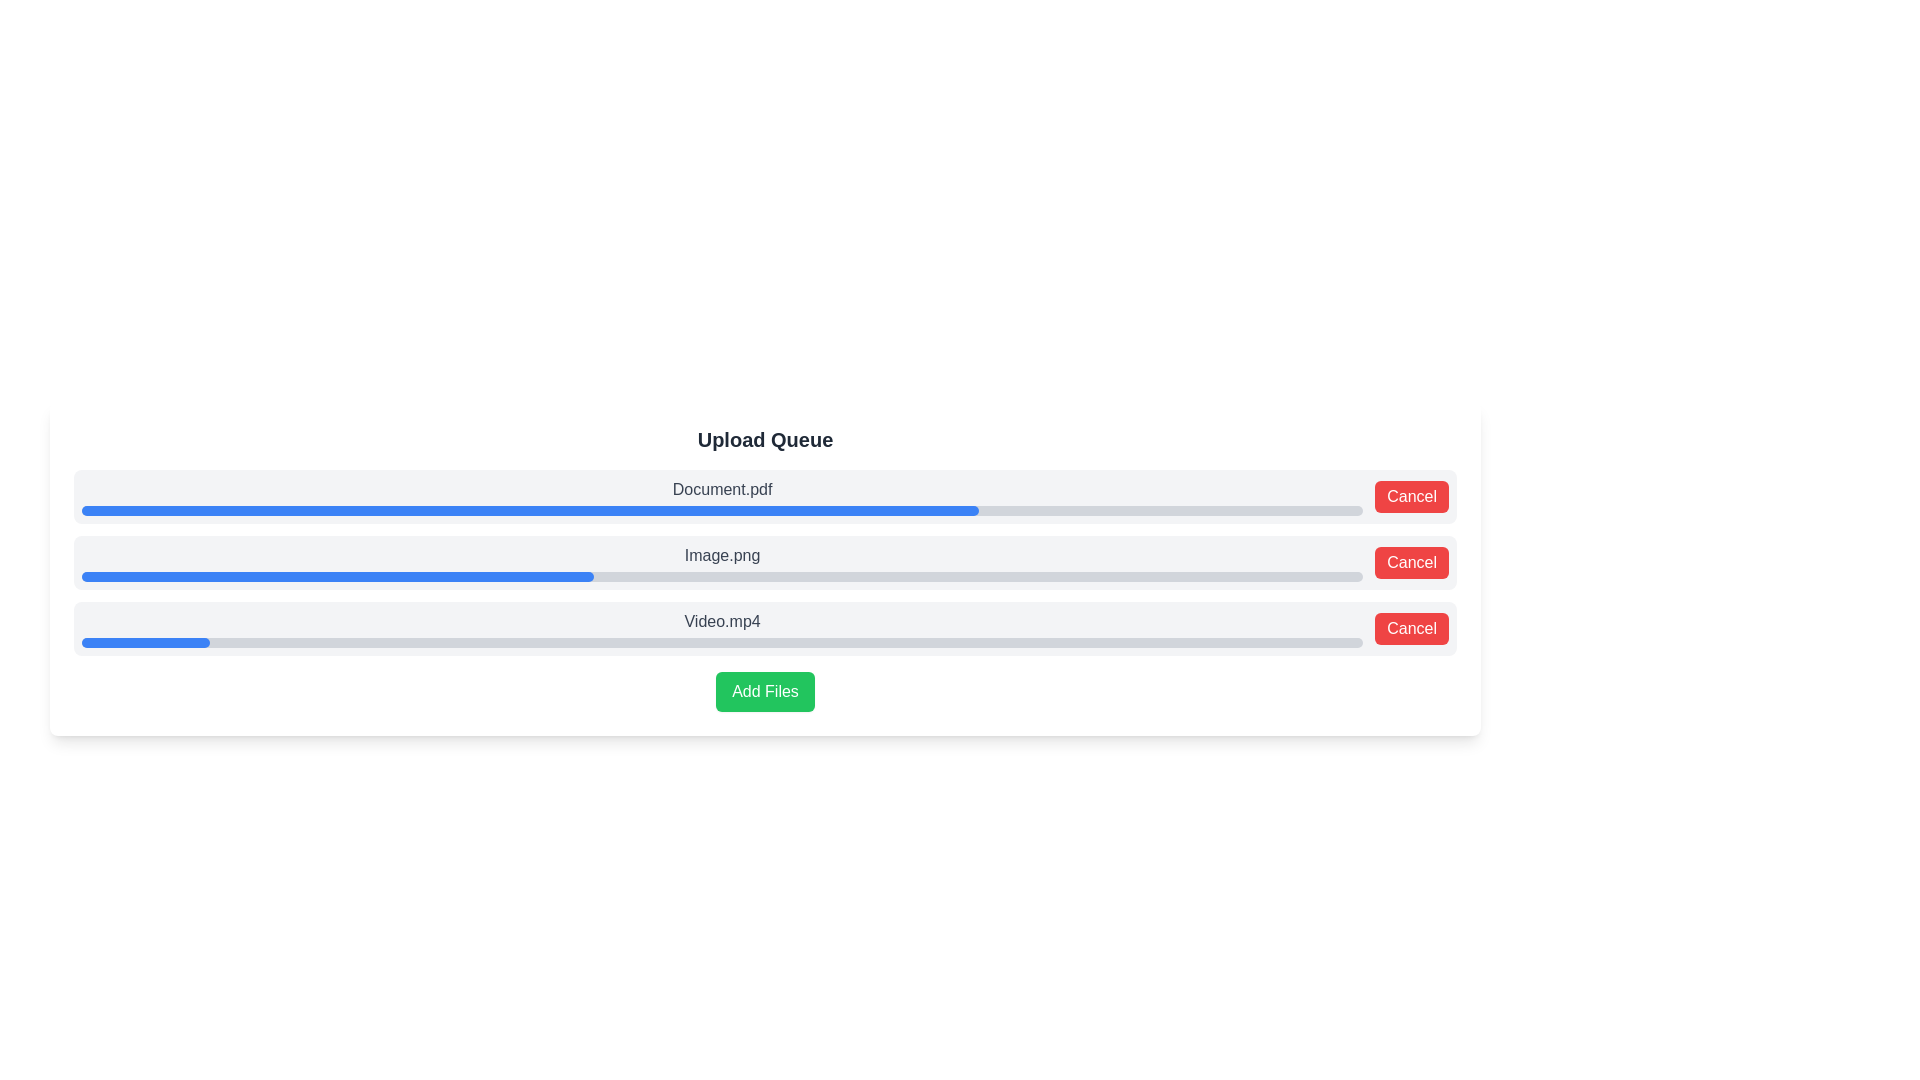  Describe the element at coordinates (721, 627) in the screenshot. I see `the text label displaying the filename 'Video.mp4', which is styled with a gray font and located above the progress bar` at that location.